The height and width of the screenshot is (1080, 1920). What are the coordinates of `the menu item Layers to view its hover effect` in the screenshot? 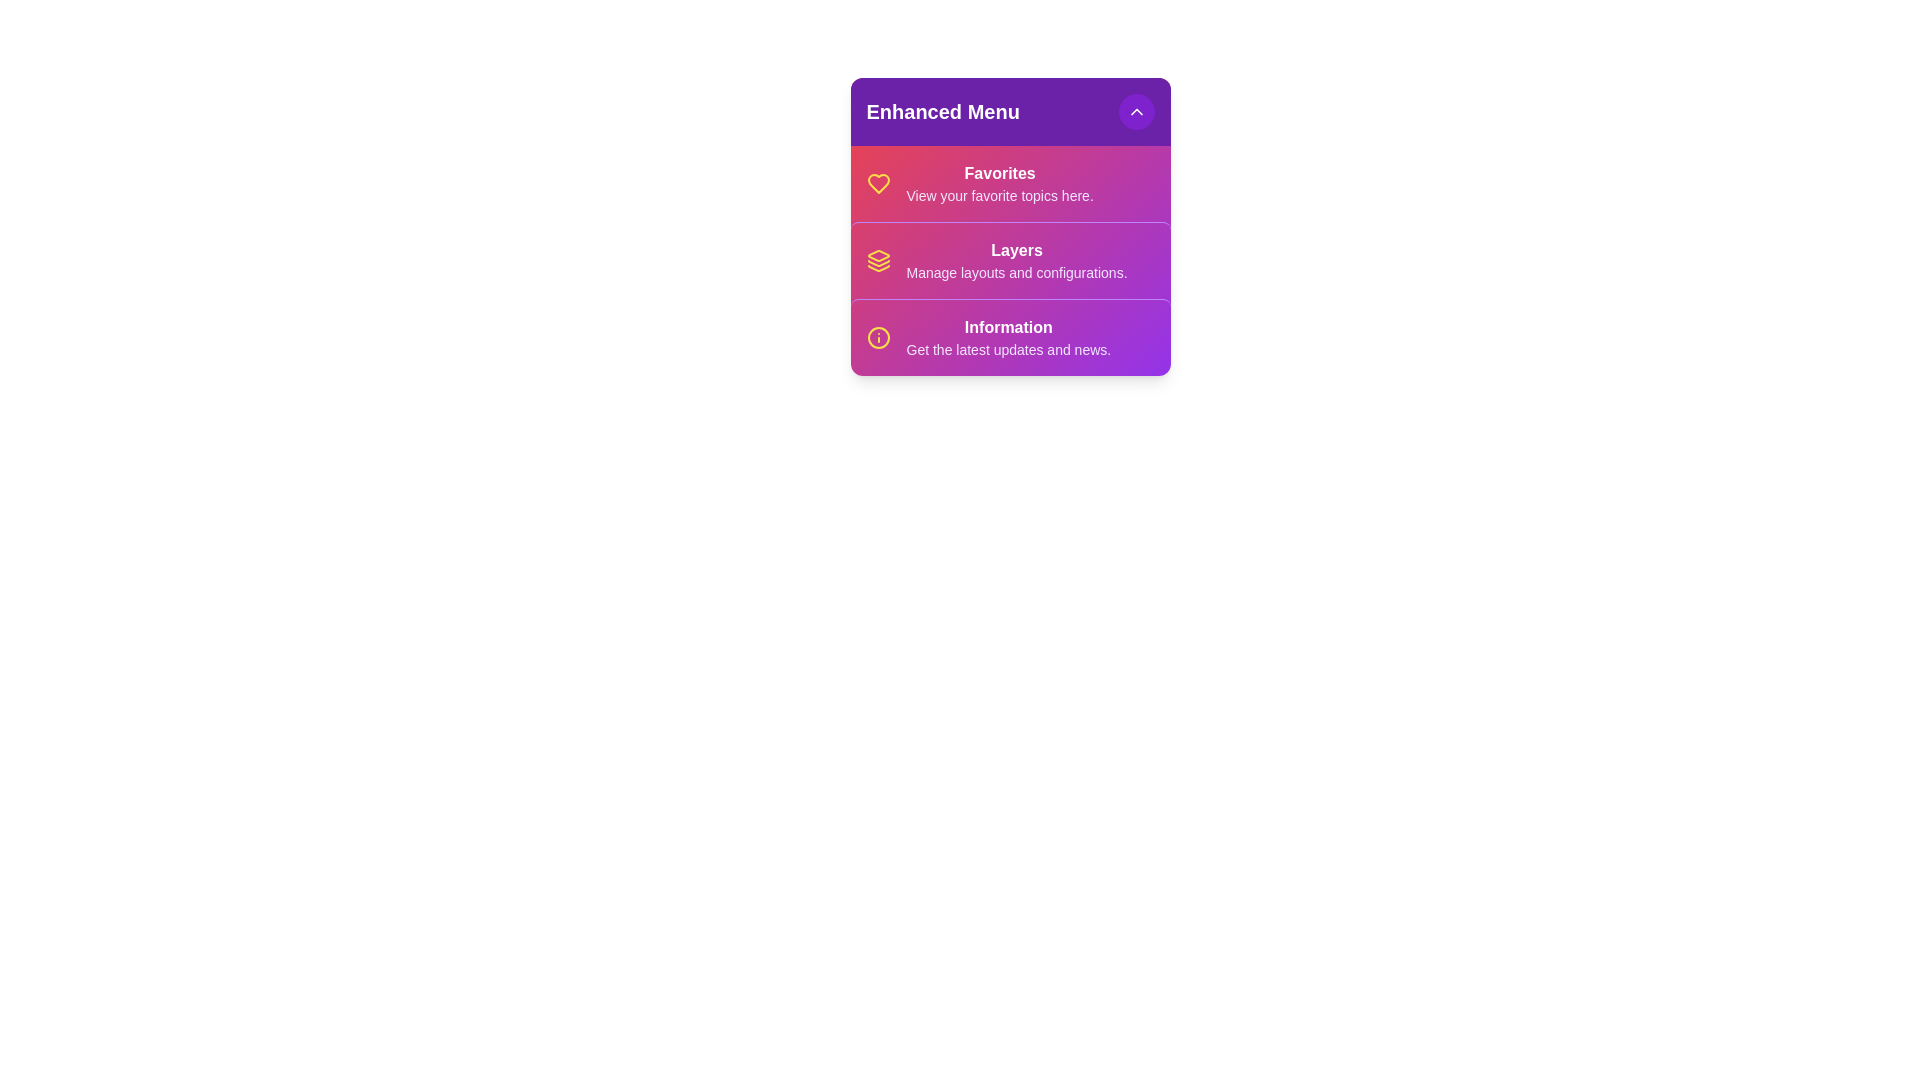 It's located at (1010, 259).